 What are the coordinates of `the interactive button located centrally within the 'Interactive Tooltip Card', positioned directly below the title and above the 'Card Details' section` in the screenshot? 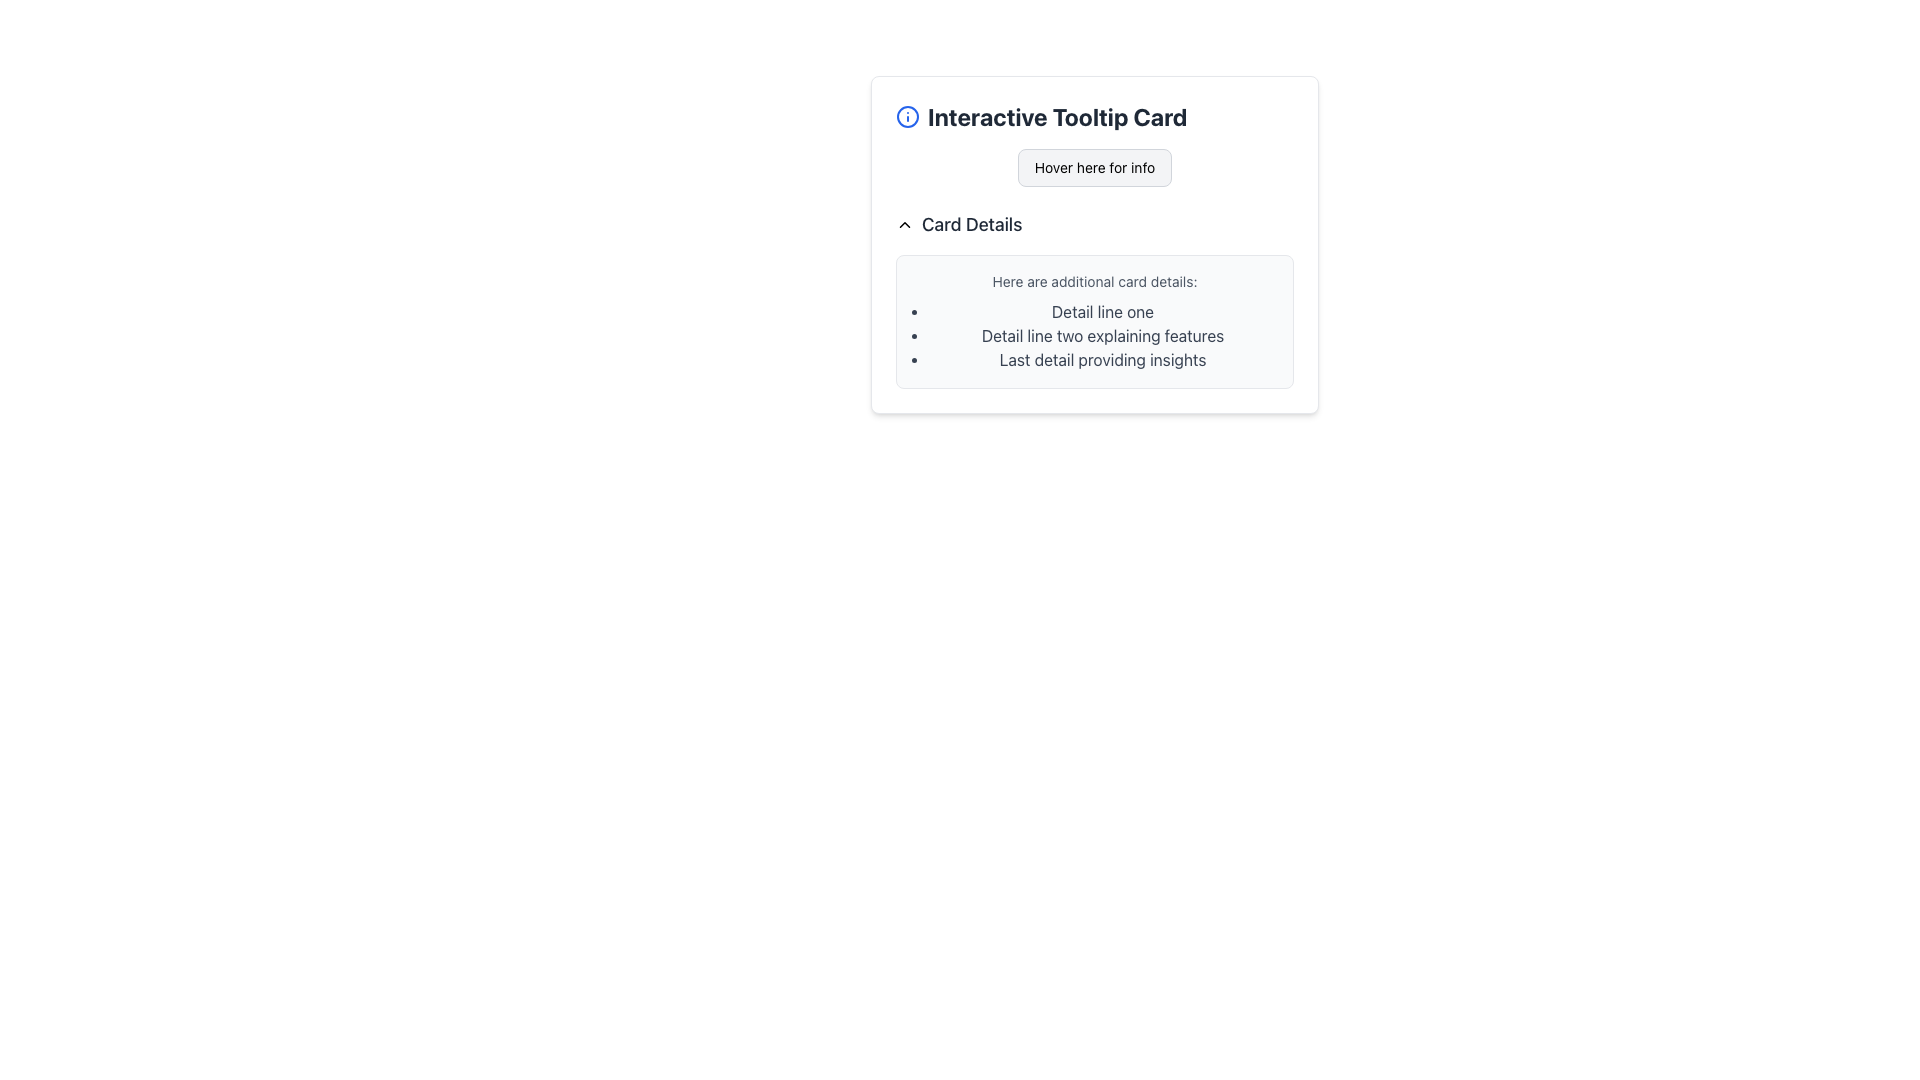 It's located at (1093, 167).